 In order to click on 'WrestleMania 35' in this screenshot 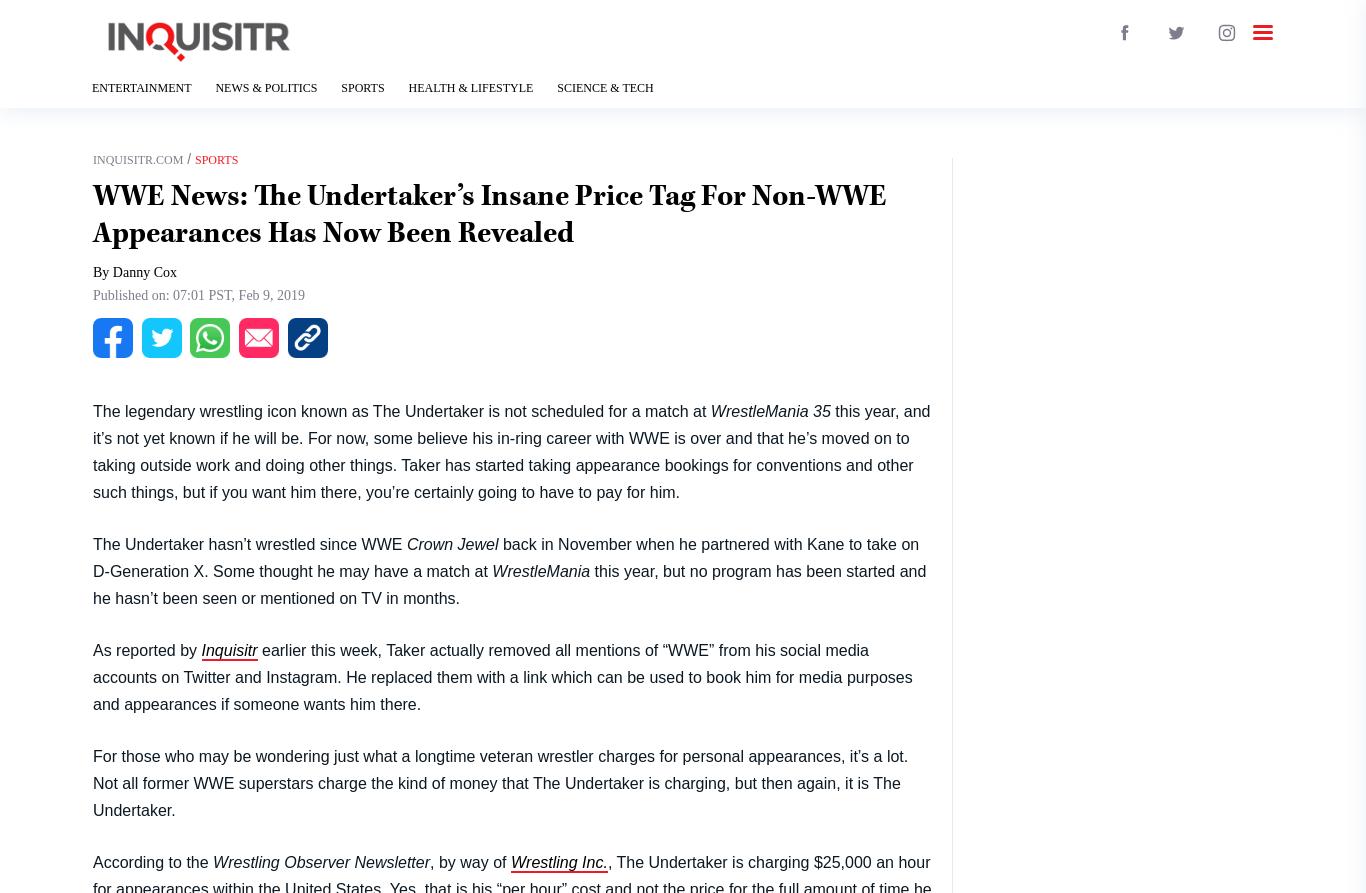, I will do `click(770, 410)`.